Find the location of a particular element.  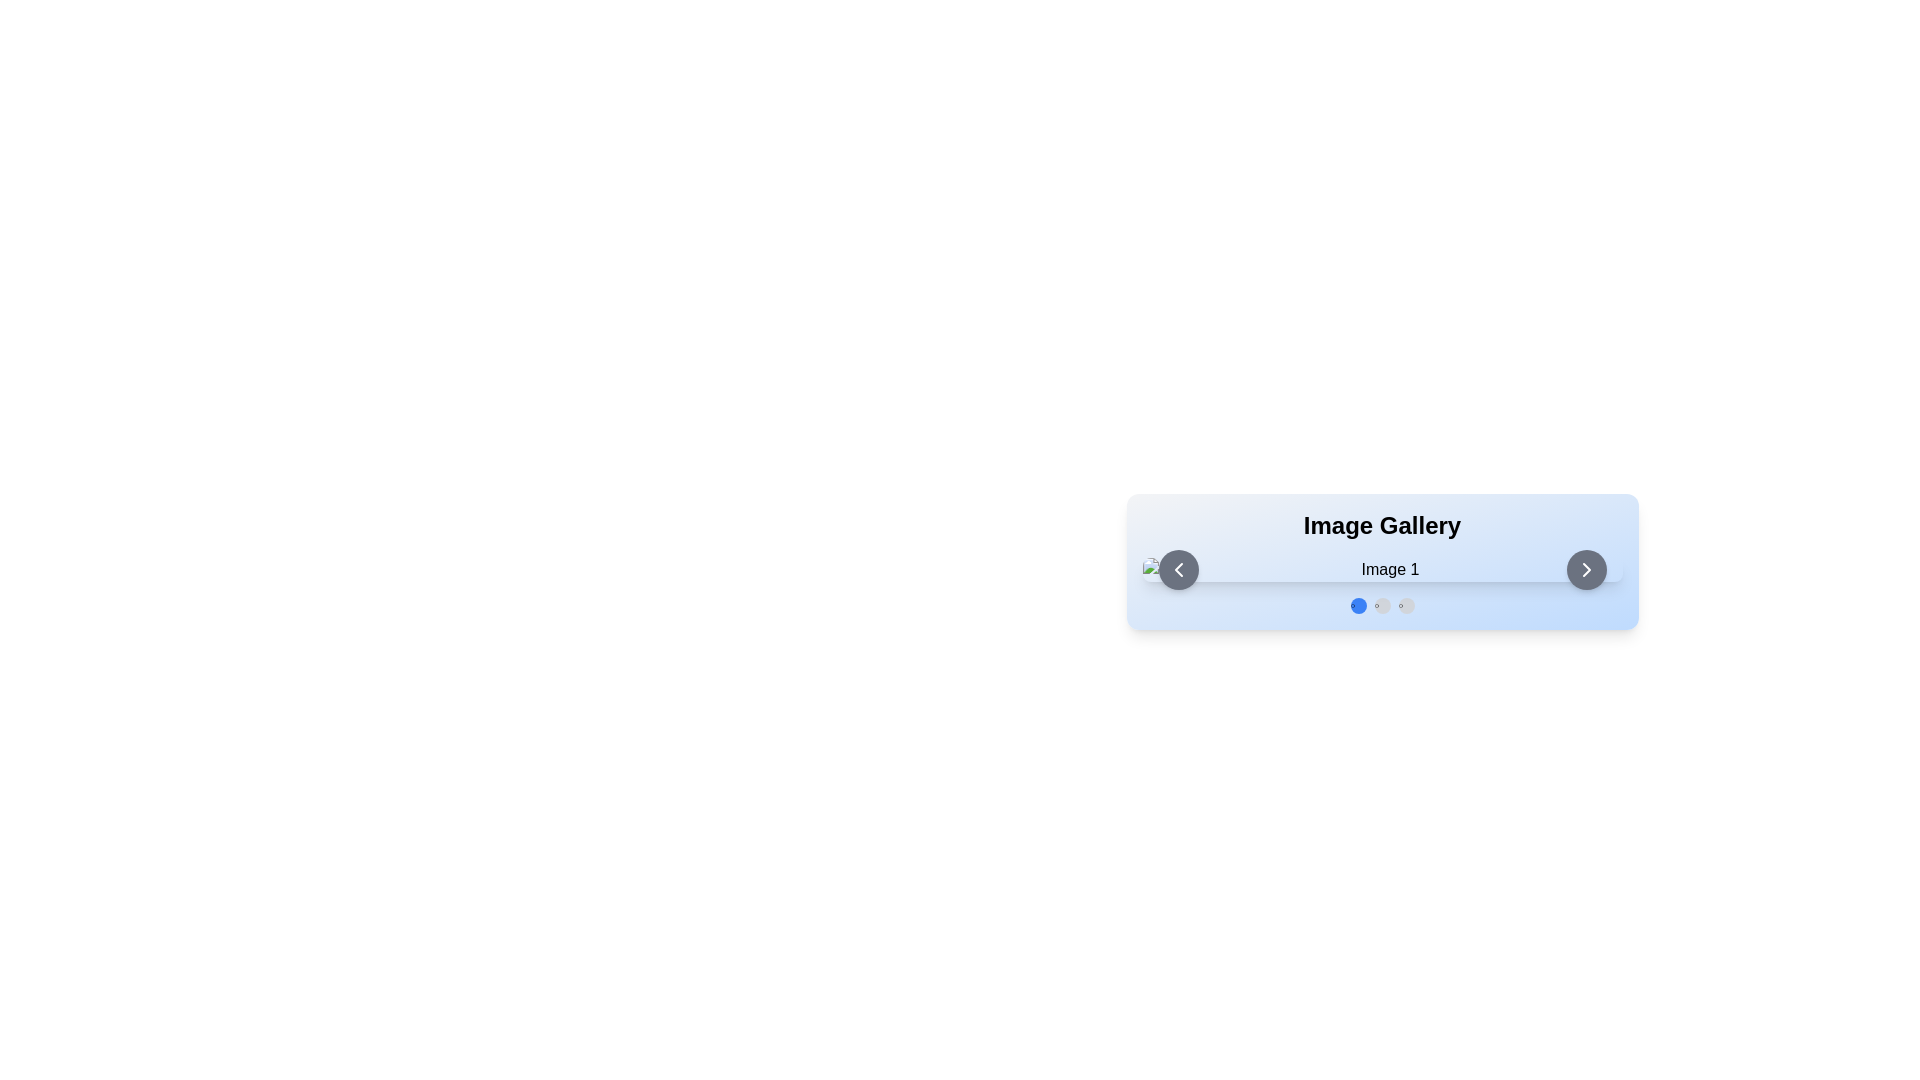

the SVG icon component inside the circular button on the left of the horizontal gallery navigation bar is located at coordinates (1178, 570).